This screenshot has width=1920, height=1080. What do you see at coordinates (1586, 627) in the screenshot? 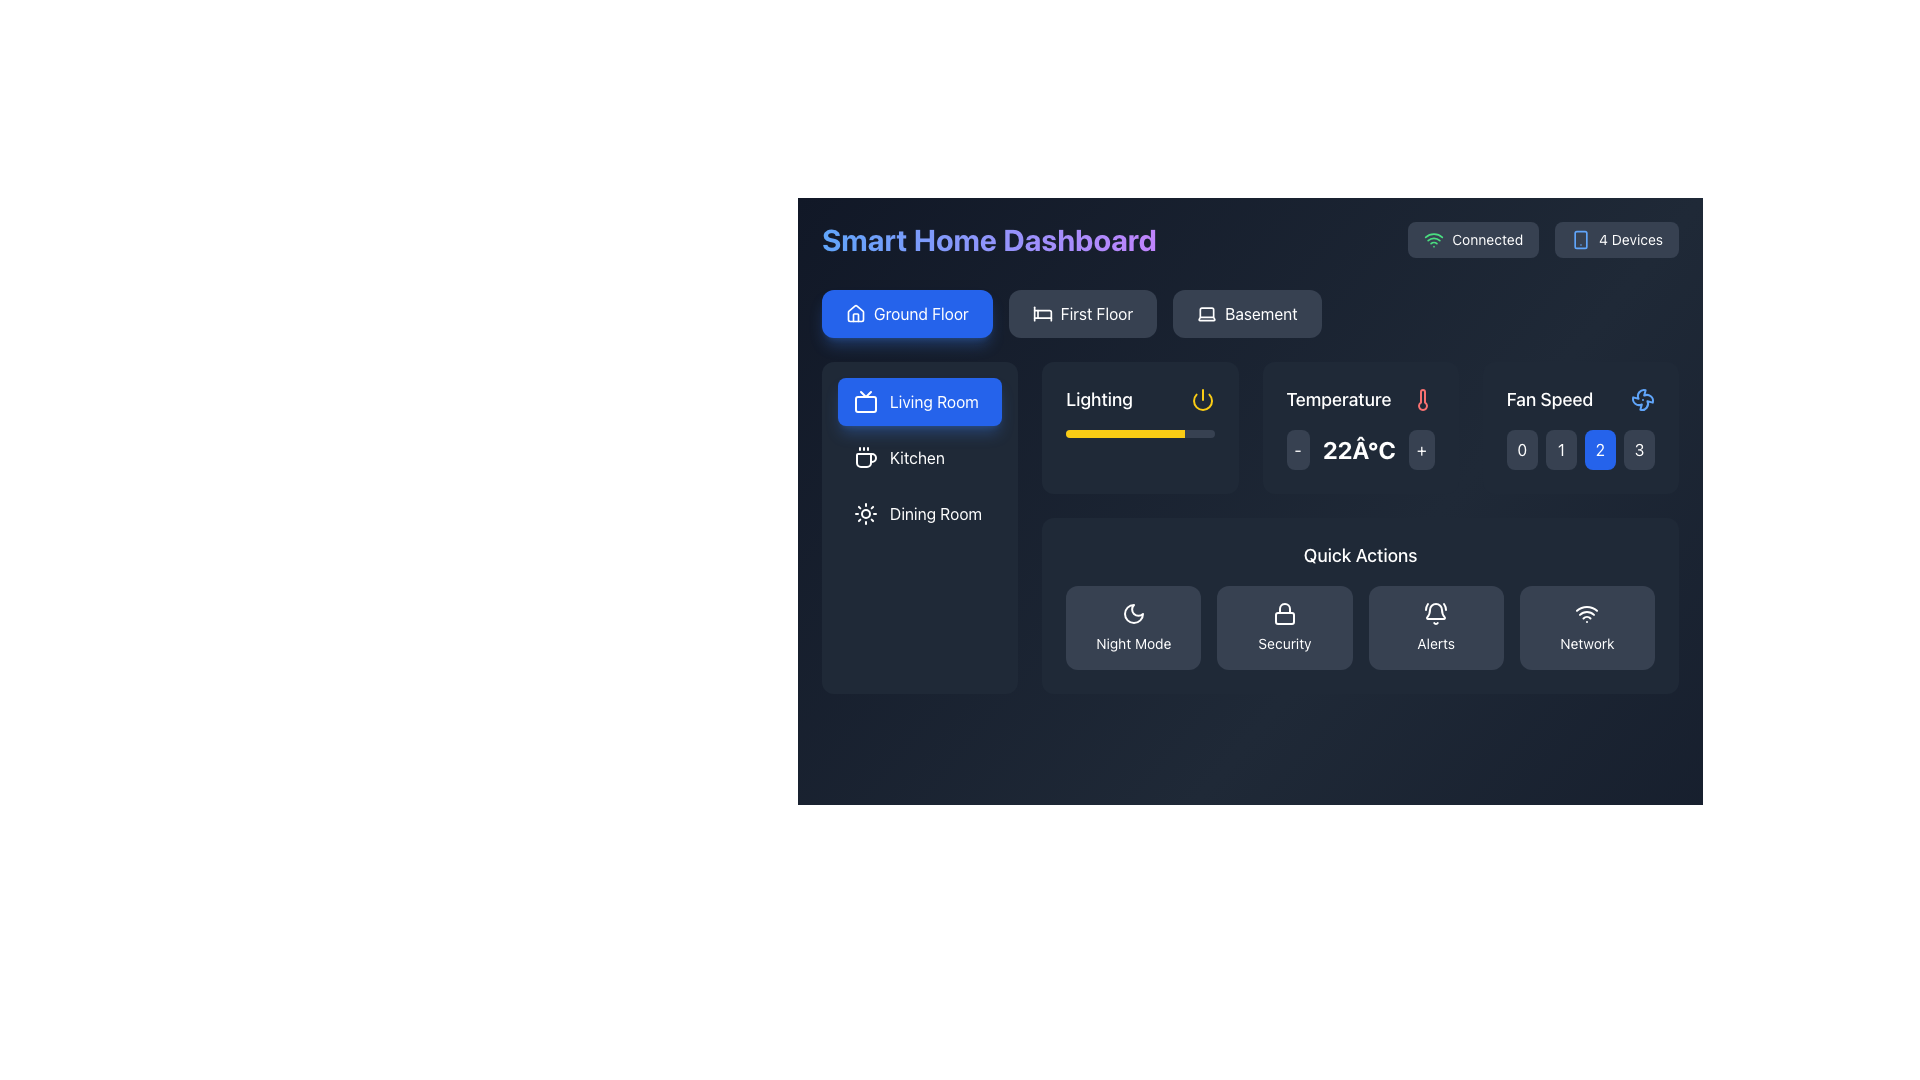
I see `the 'Network' button` at bounding box center [1586, 627].